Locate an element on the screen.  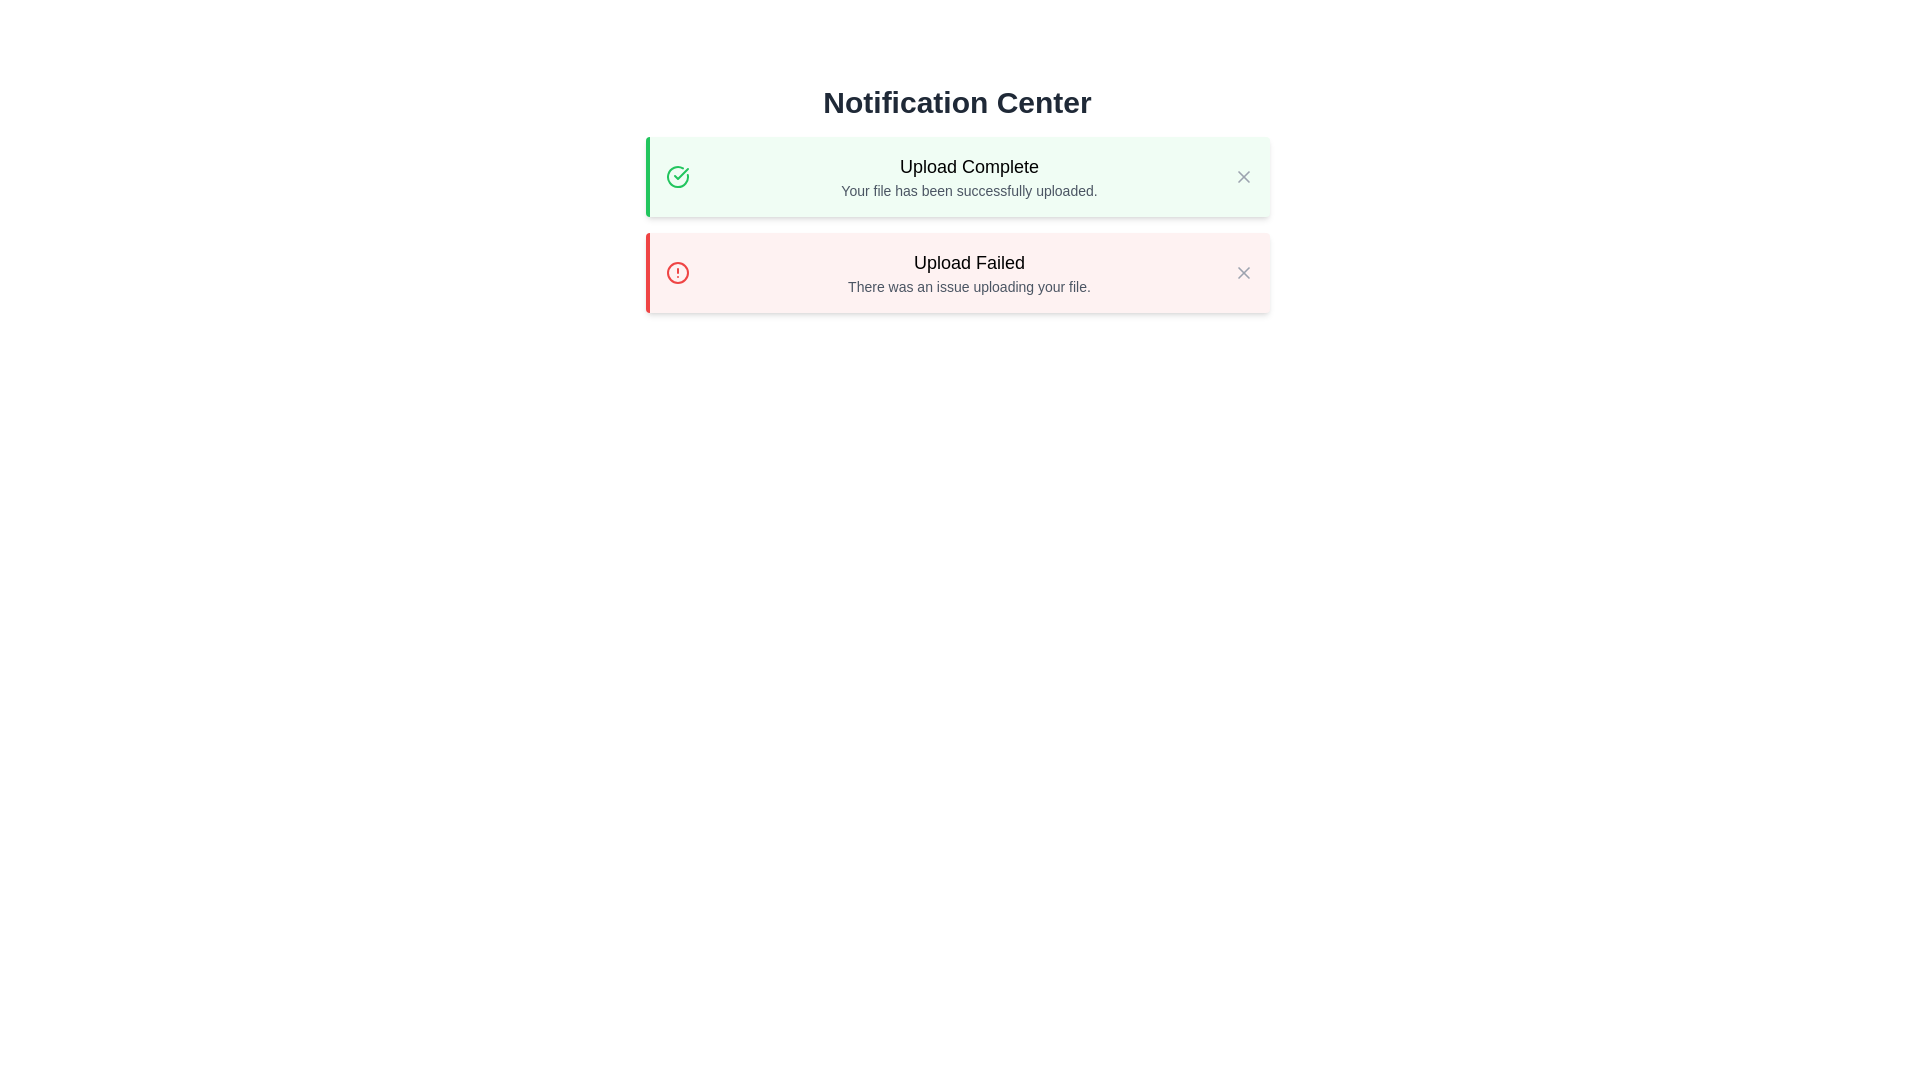
text of the static label that says 'Upload Complete' located in the upper notification box of the Notification Center is located at coordinates (969, 165).